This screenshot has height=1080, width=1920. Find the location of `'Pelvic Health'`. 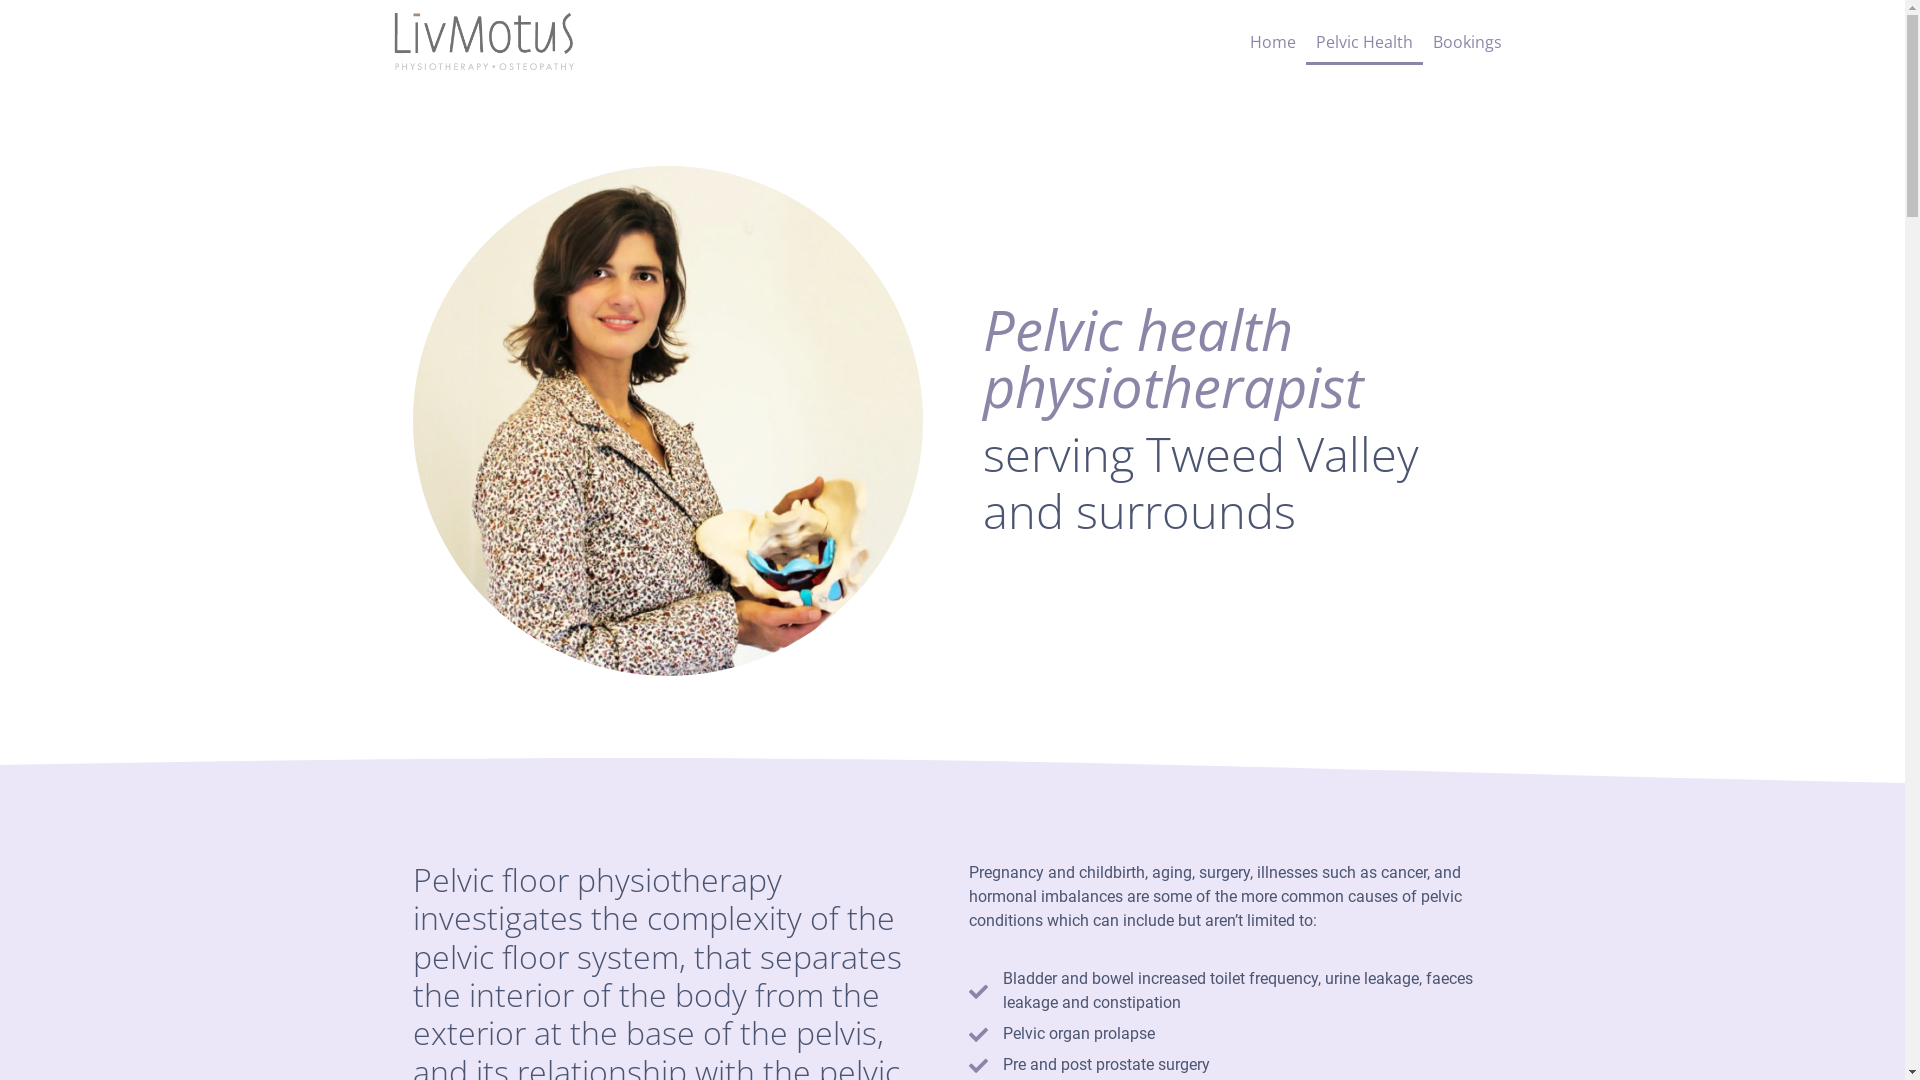

'Pelvic Health' is located at coordinates (1363, 42).